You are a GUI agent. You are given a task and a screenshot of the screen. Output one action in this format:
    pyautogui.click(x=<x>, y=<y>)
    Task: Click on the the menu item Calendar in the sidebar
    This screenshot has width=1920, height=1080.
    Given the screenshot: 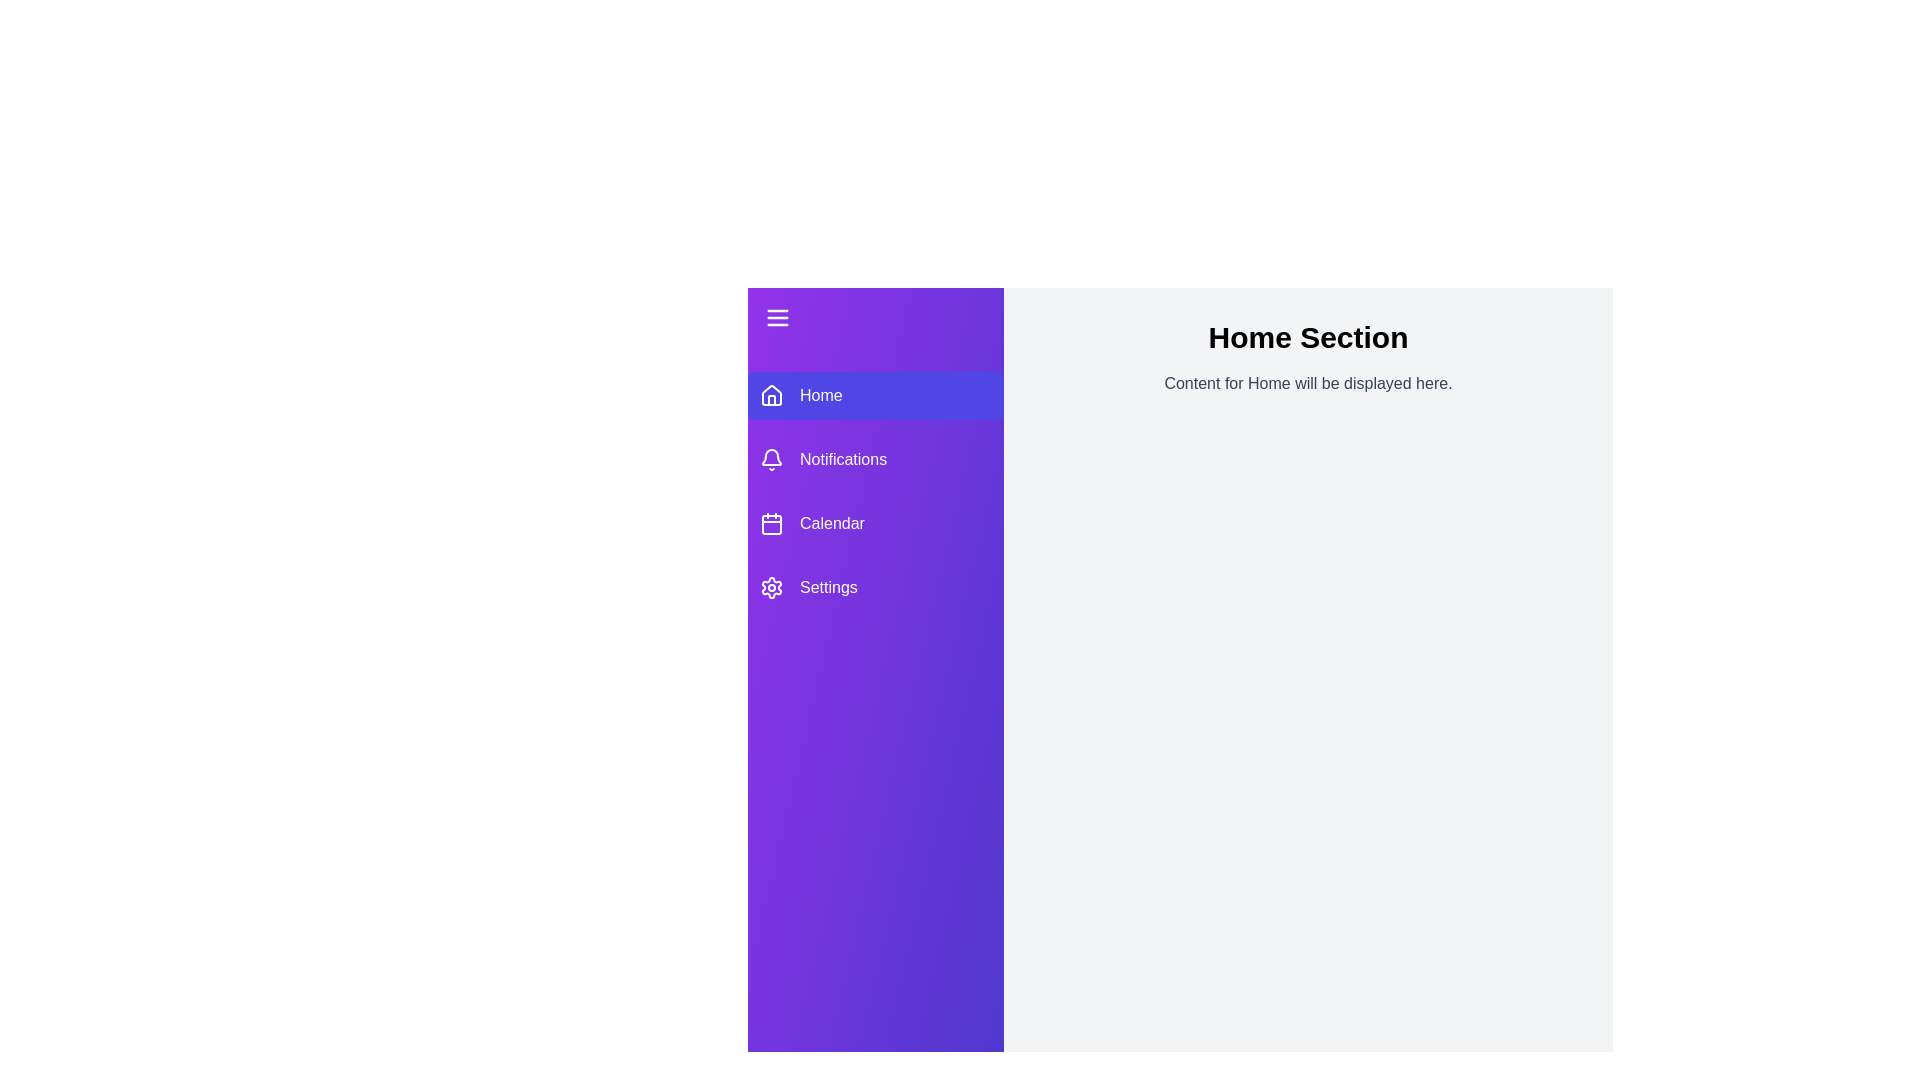 What is the action you would take?
    pyautogui.click(x=875, y=523)
    